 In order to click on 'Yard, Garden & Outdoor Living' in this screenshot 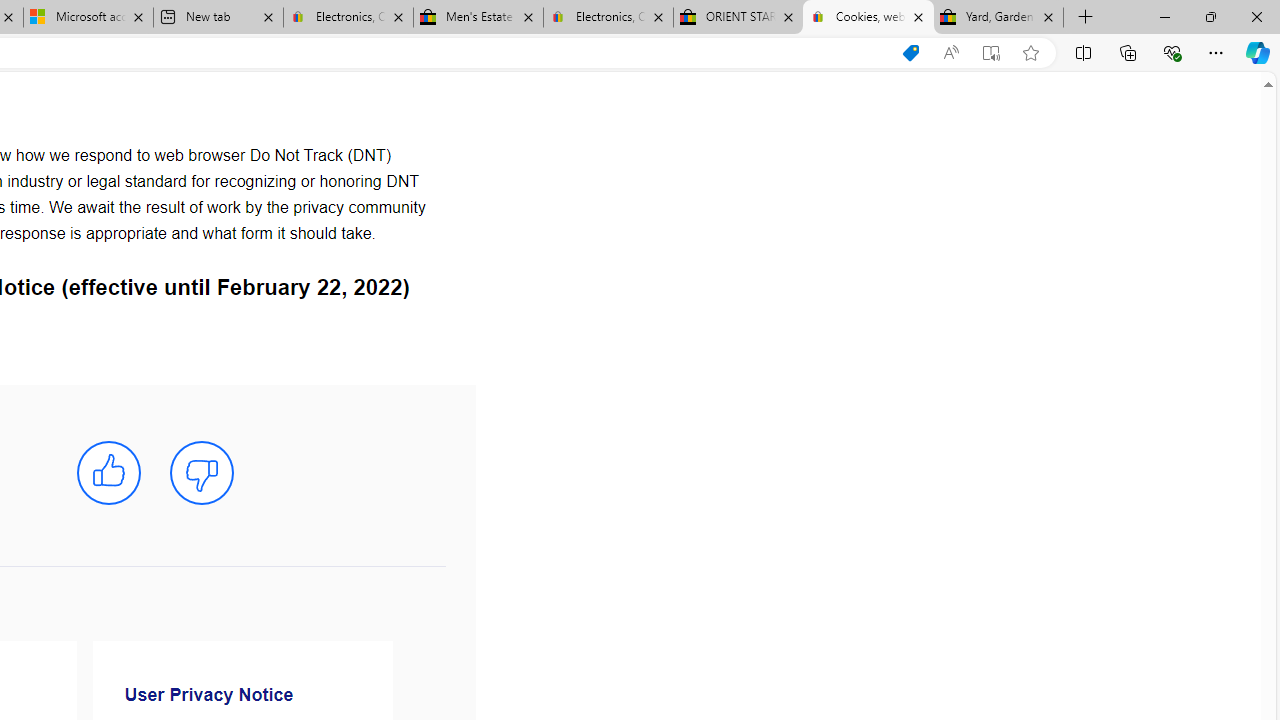, I will do `click(999, 17)`.